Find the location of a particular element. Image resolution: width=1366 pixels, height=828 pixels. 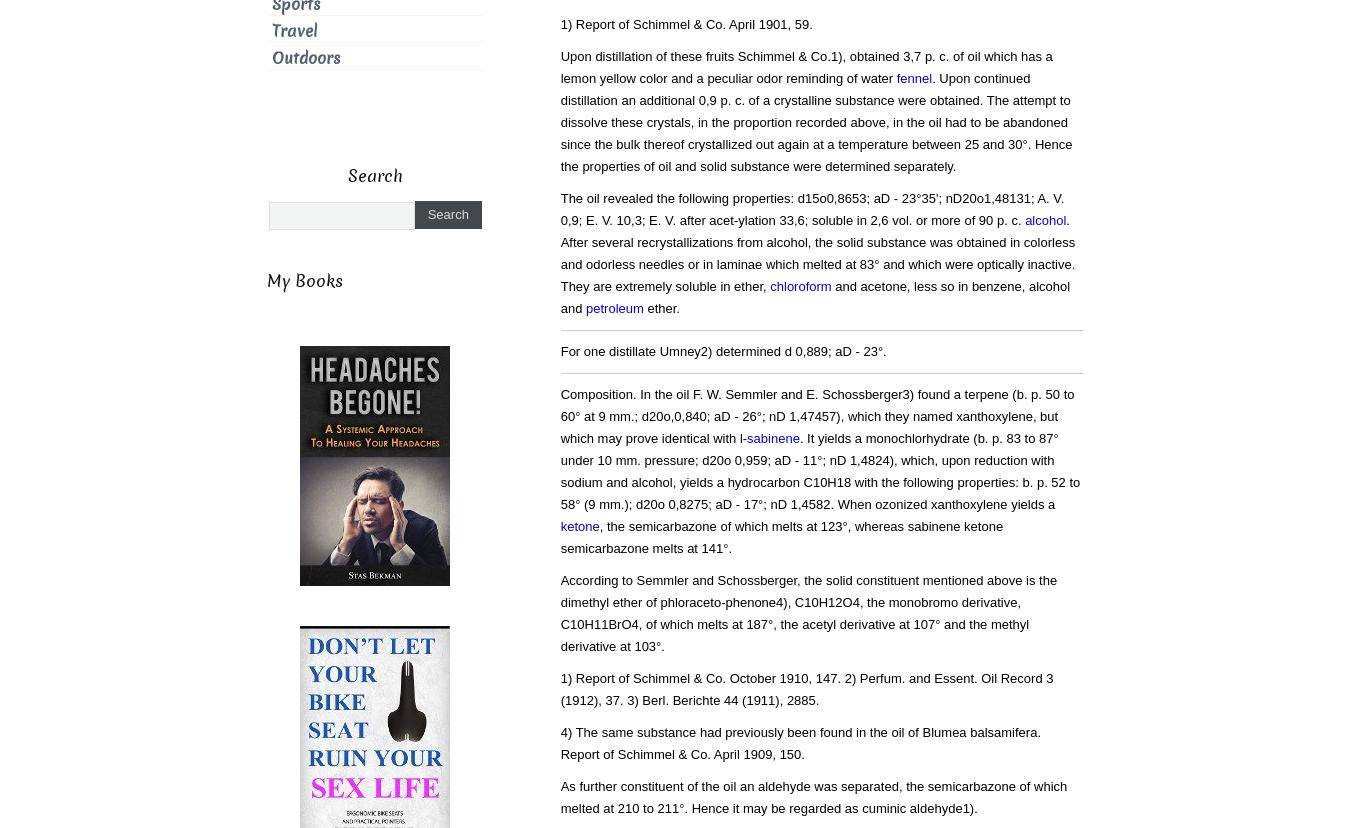

'fennel' is located at coordinates (913, 78).